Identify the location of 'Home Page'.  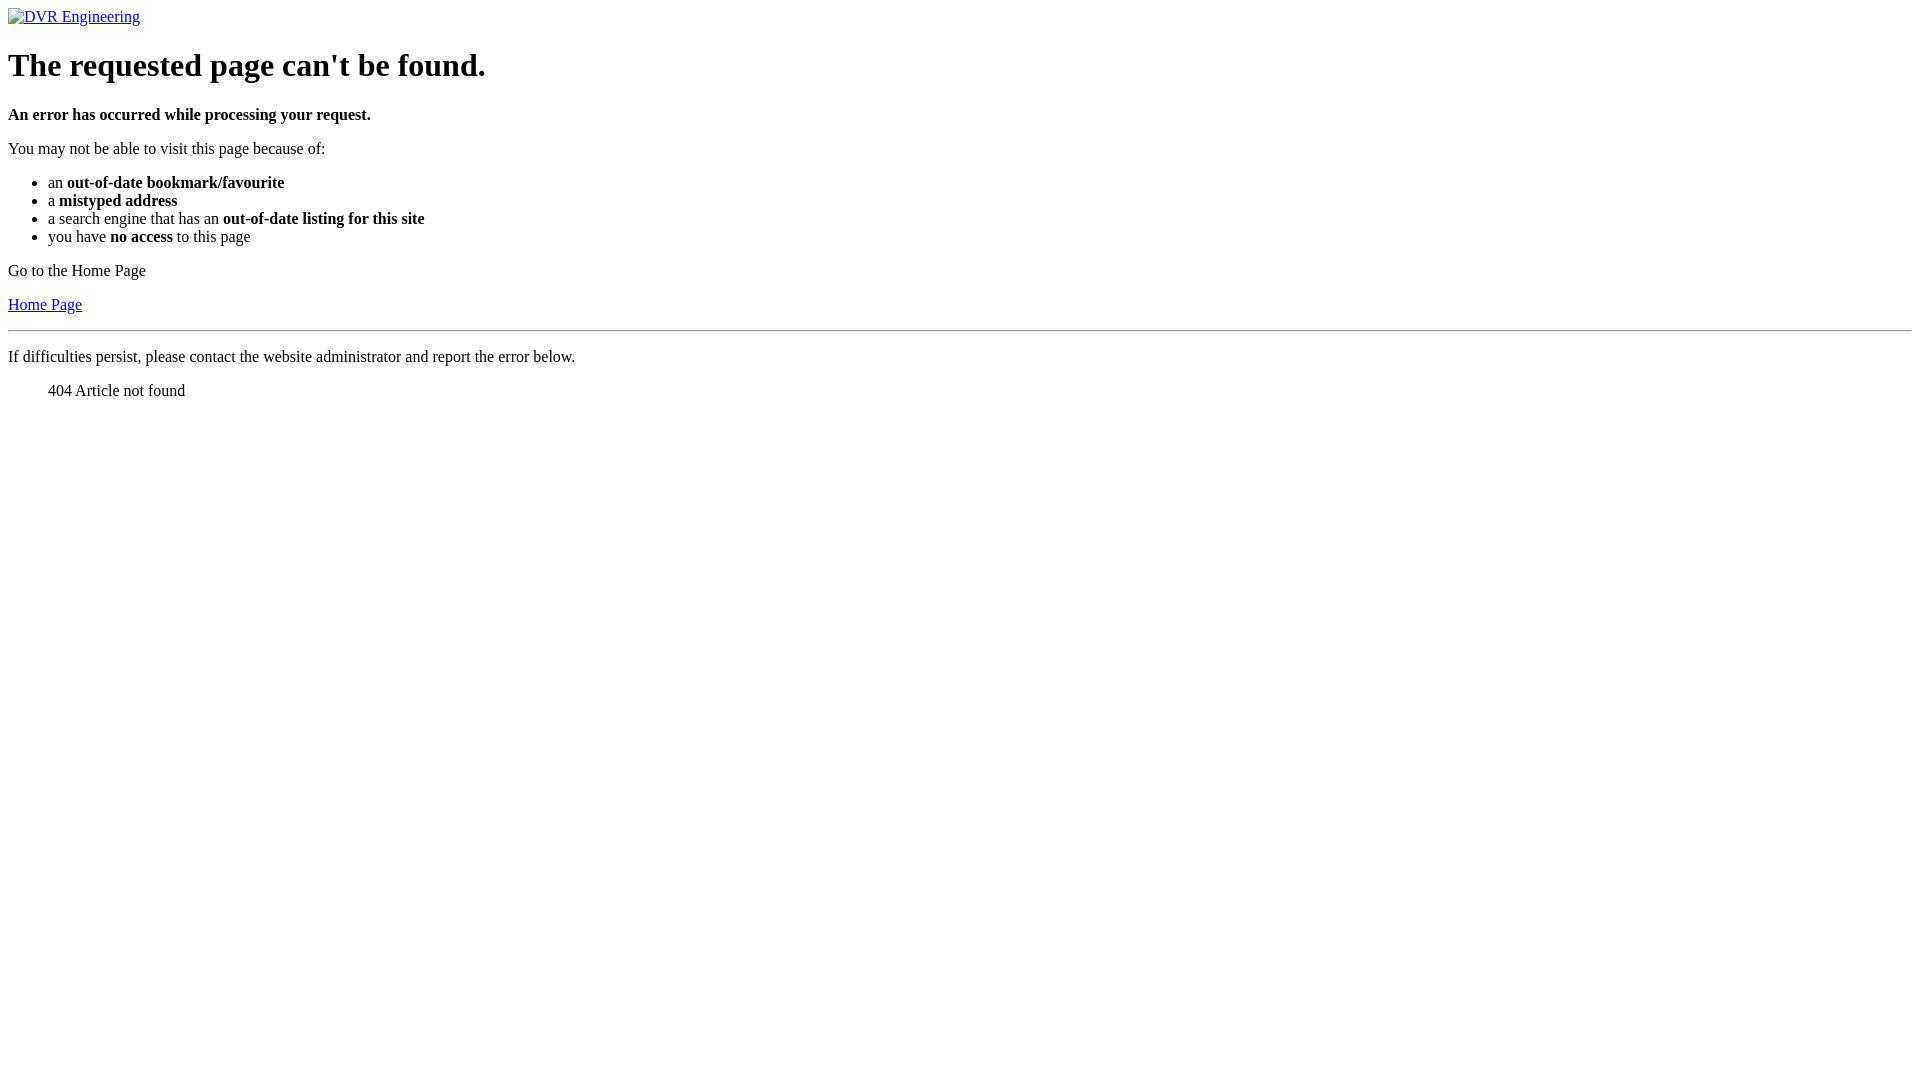
(44, 304).